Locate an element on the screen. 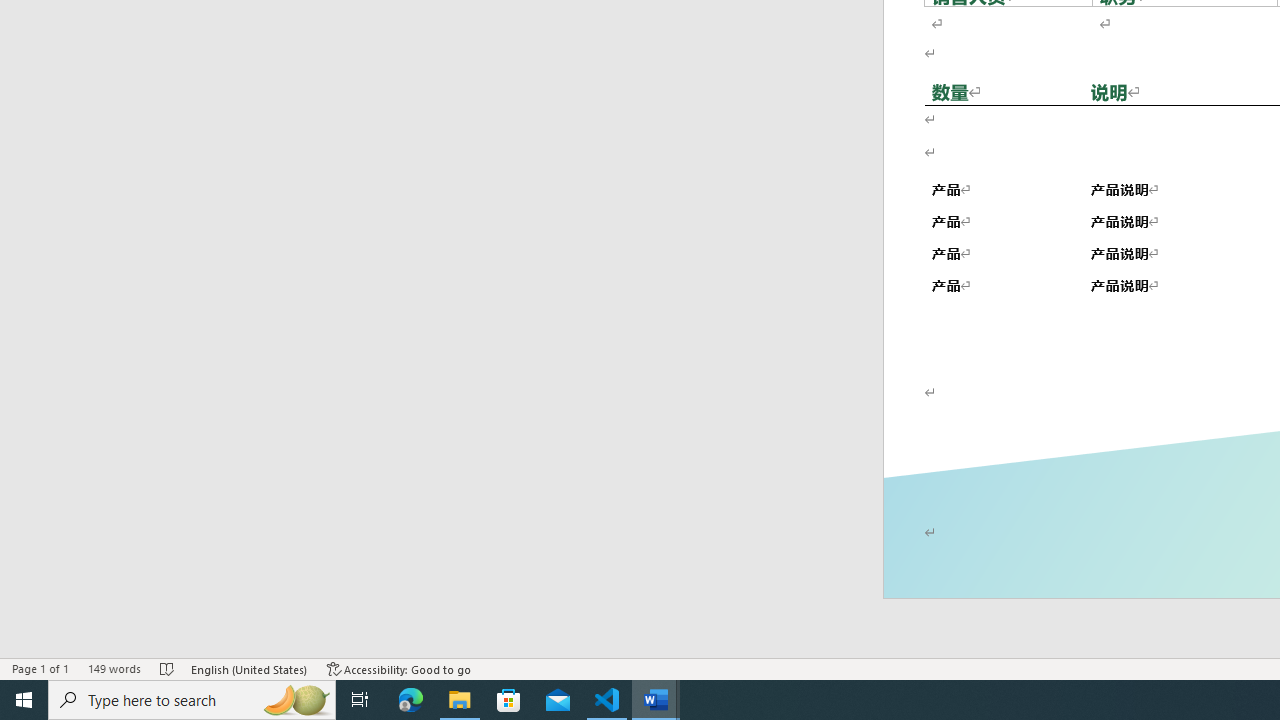 Image resolution: width=1280 pixels, height=720 pixels. 'Word - 2 running windows' is located at coordinates (656, 698).